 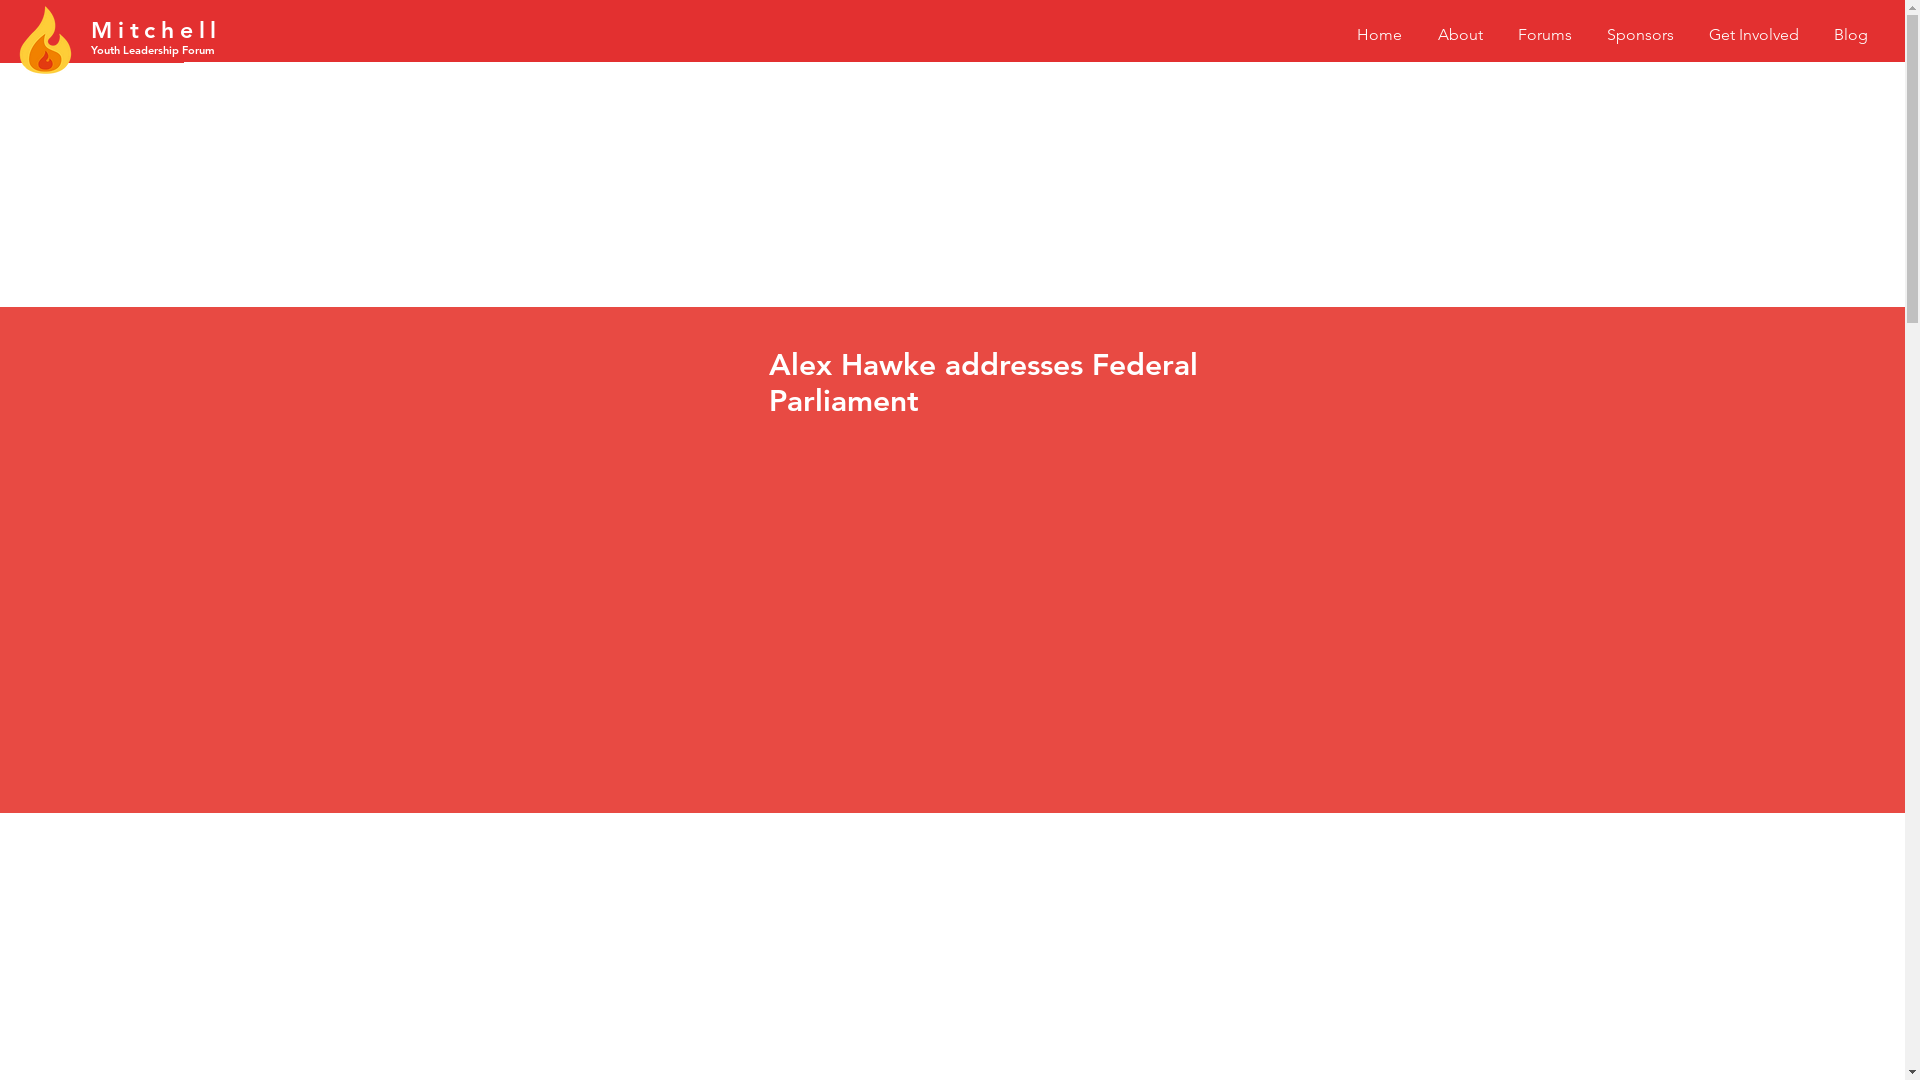 I want to click on 'Forums', so click(x=1499, y=34).